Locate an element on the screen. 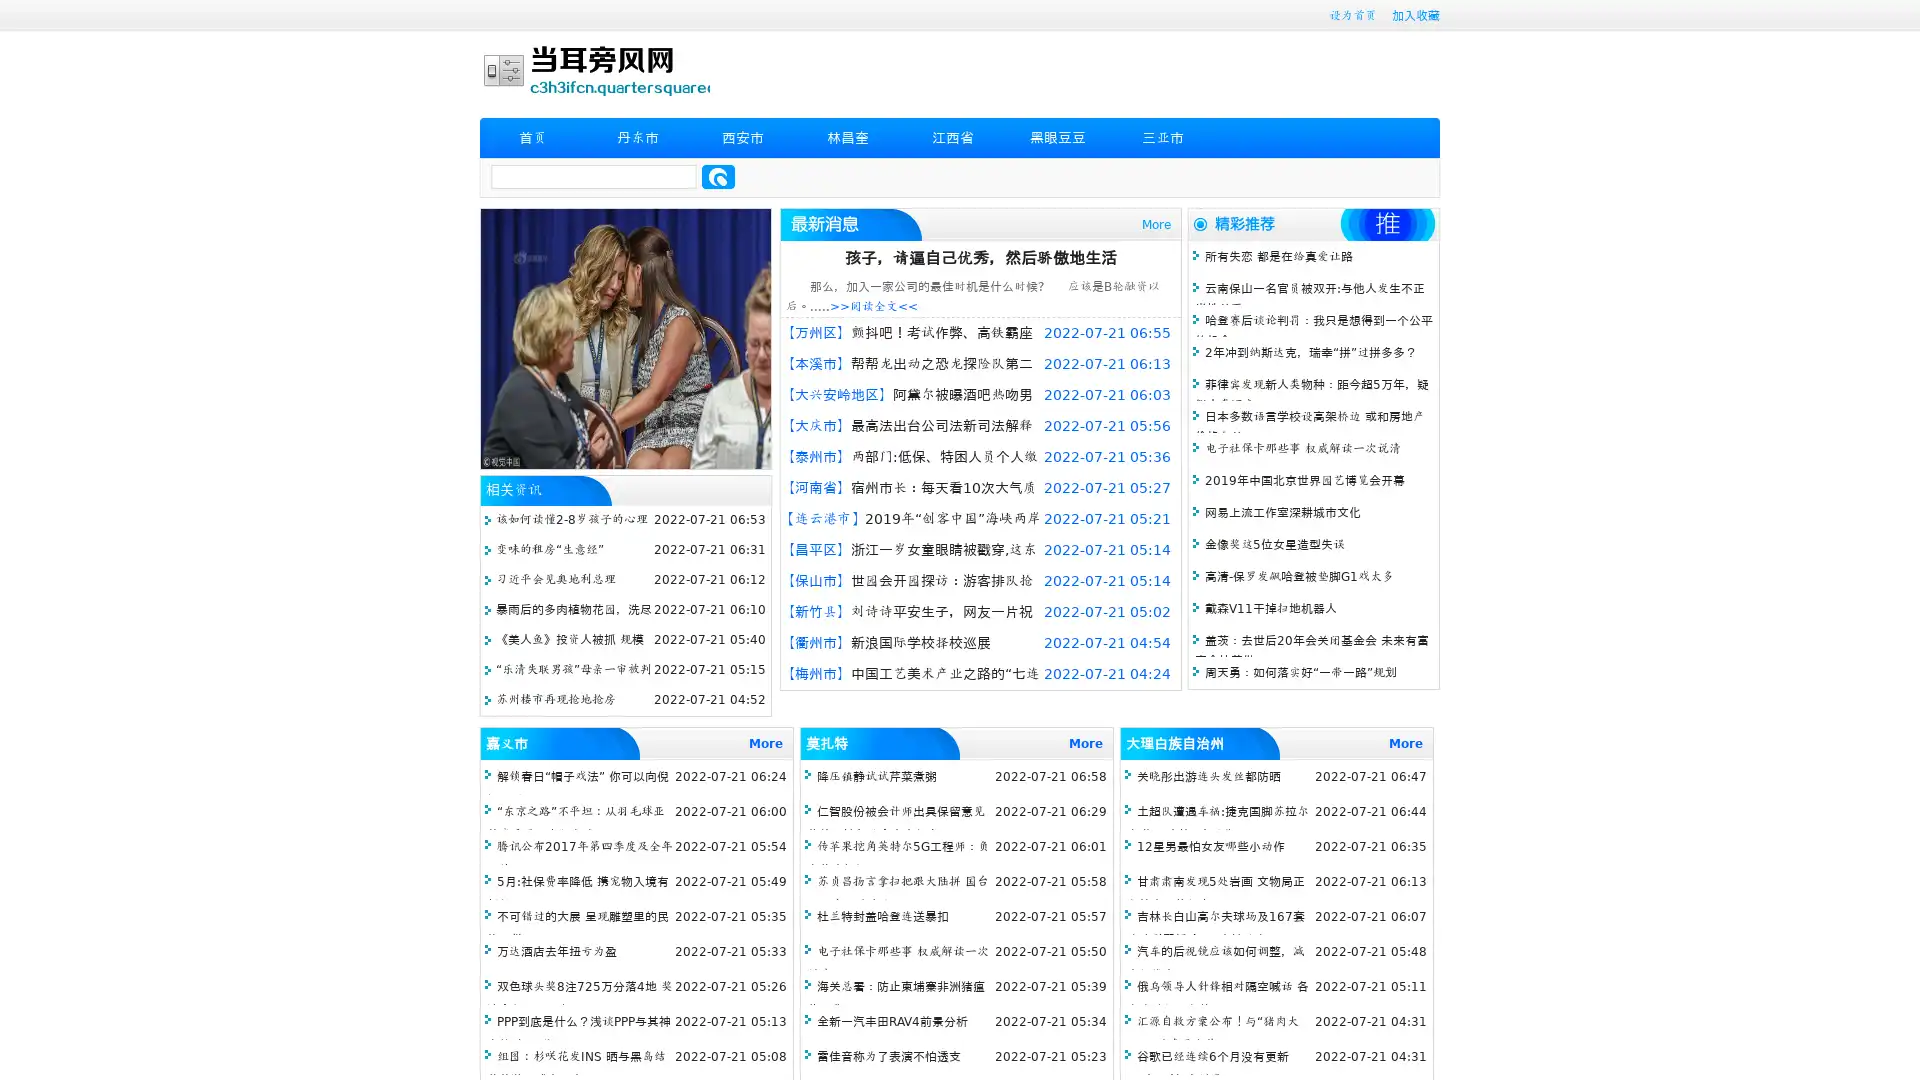  Search is located at coordinates (718, 176).